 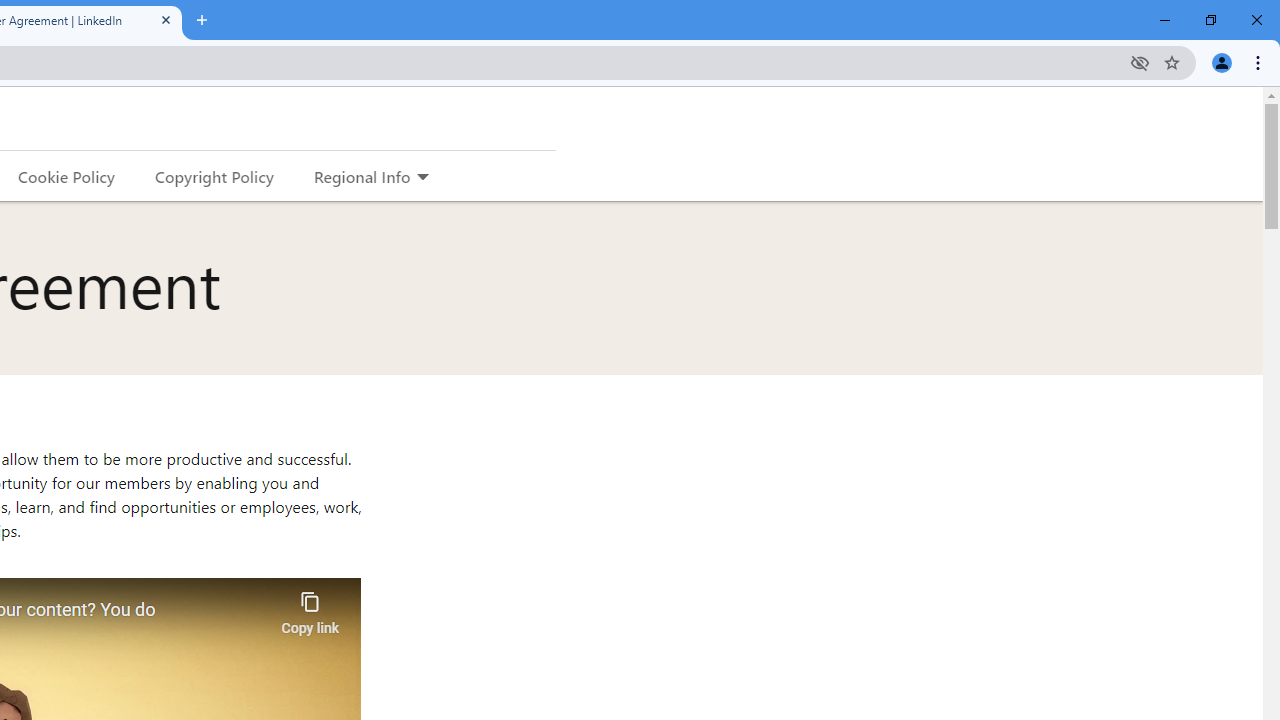 I want to click on 'Regional Info', so click(x=362, y=175).